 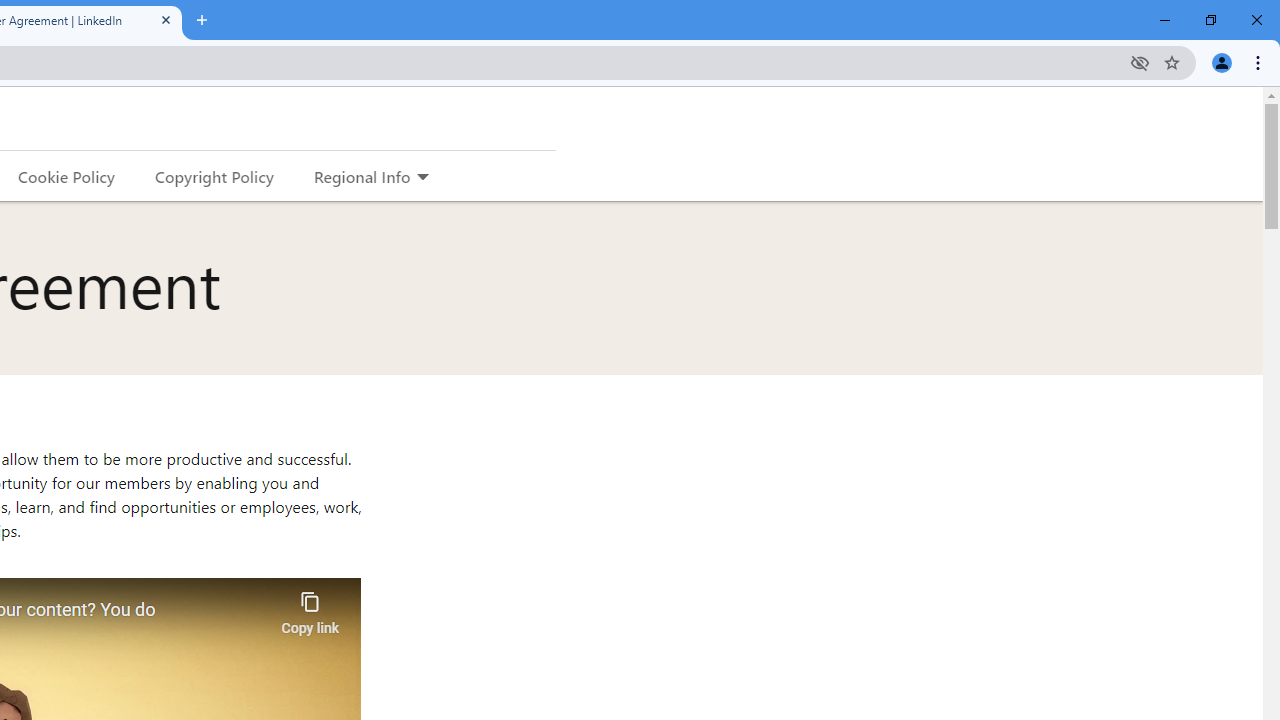 I want to click on 'Regional Info', so click(x=362, y=175).